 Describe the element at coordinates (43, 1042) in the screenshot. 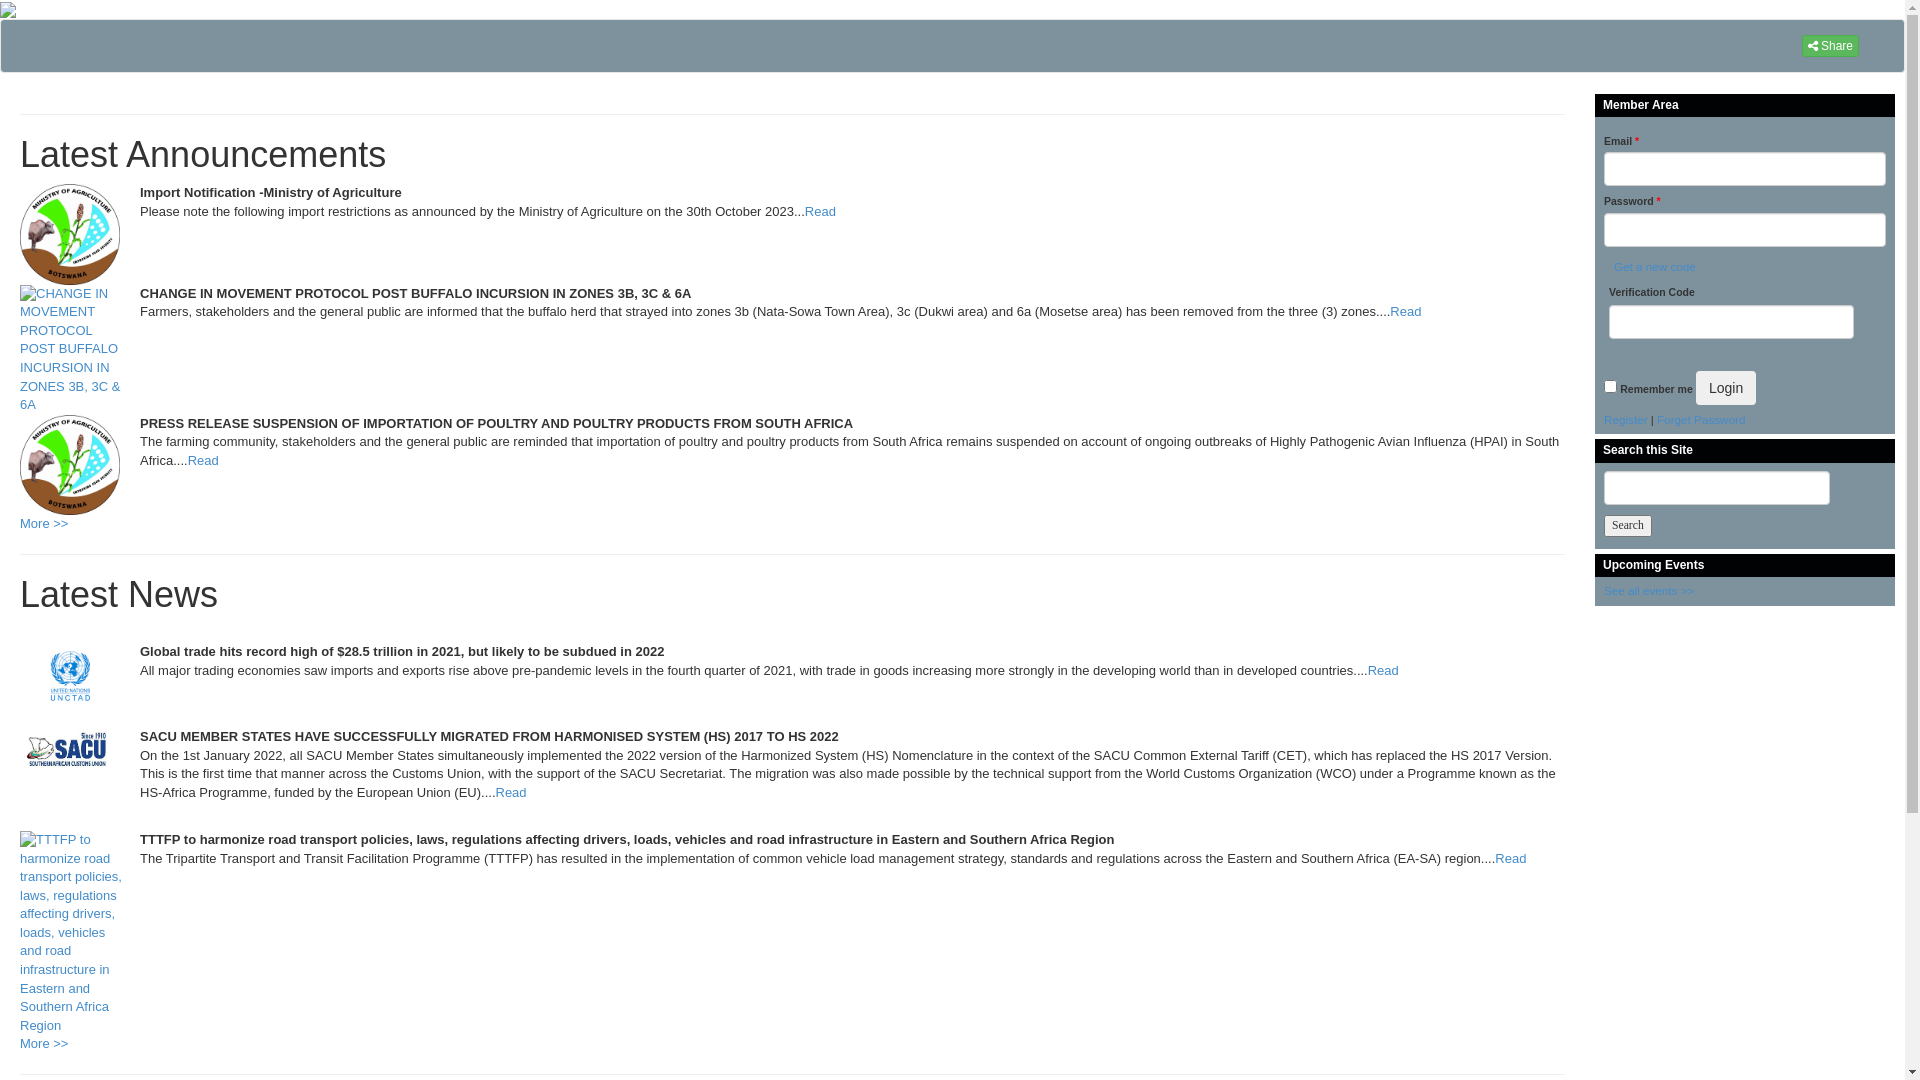

I see `'More >>'` at that location.